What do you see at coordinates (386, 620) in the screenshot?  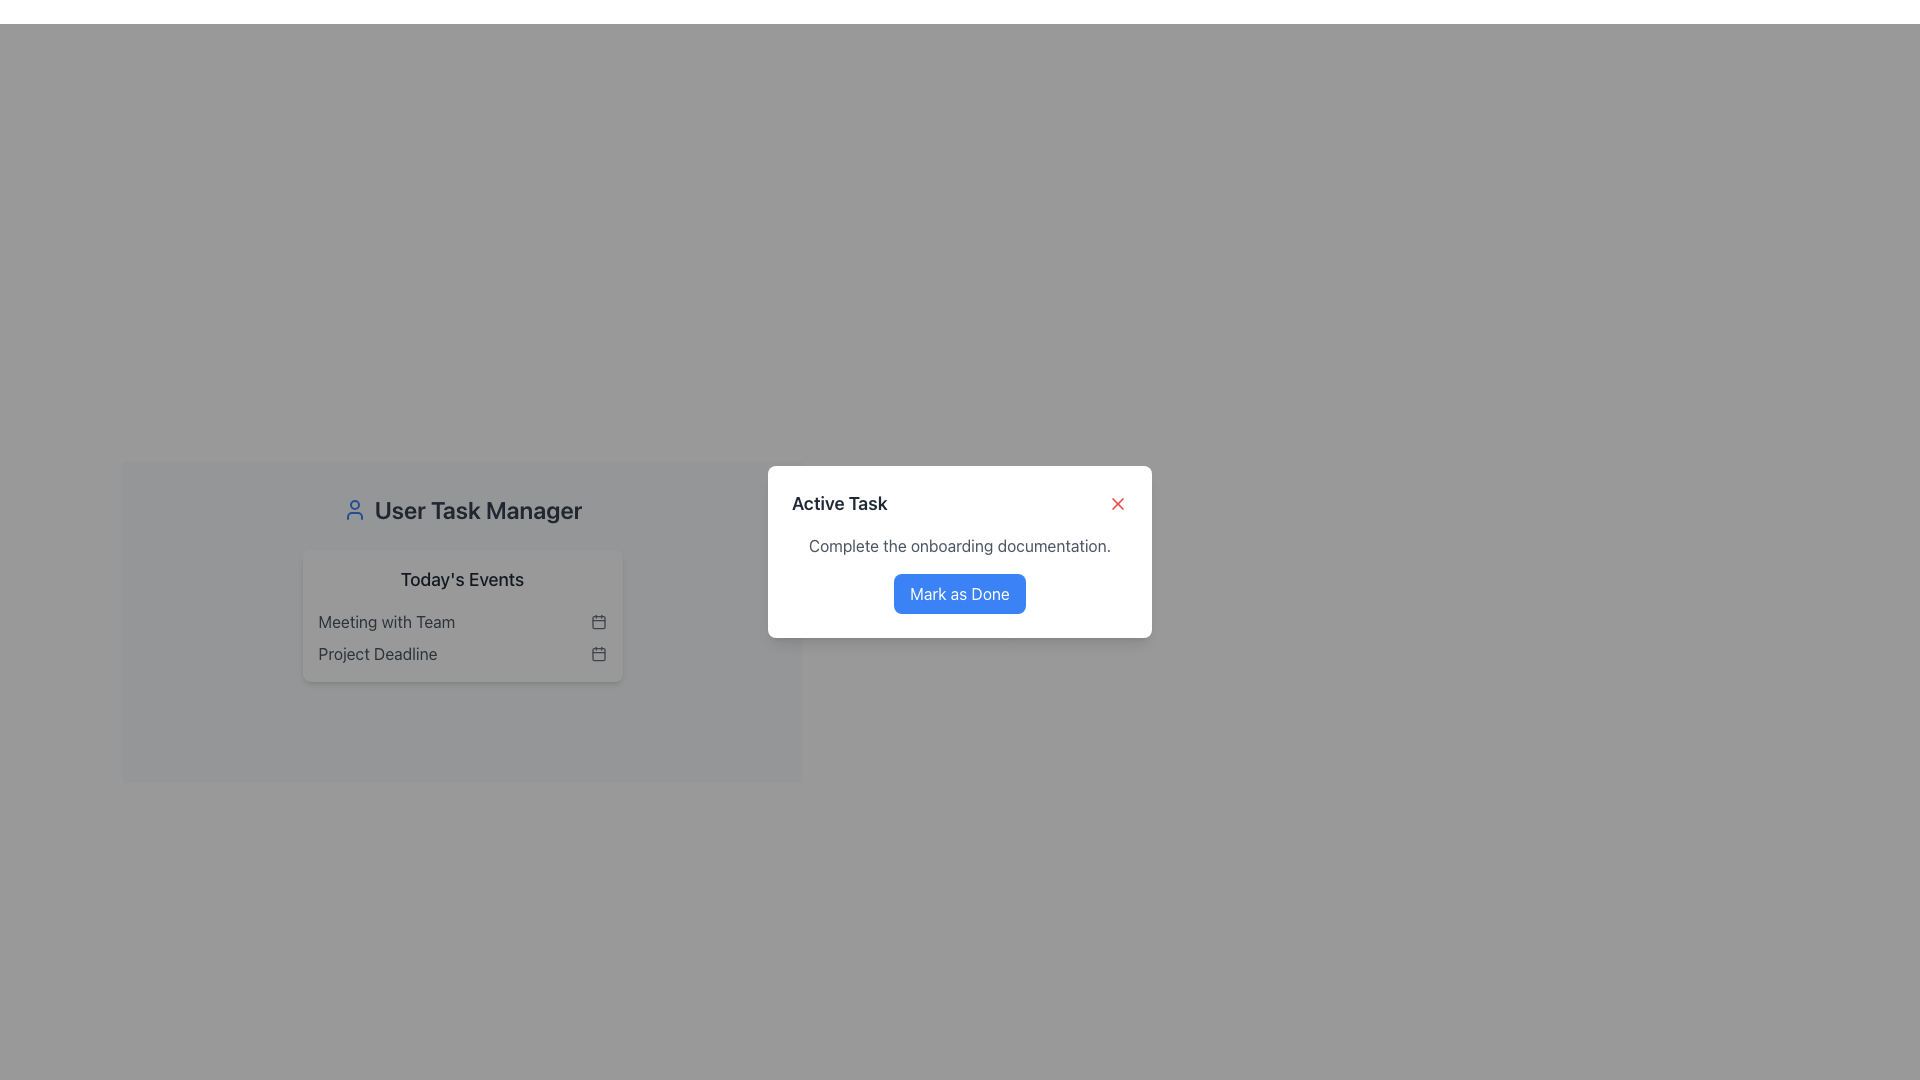 I see `the 'Meeting with Team' text label, which is the first item in the 'Today's Events' section of the 'User Task Manager' panel` at bounding box center [386, 620].